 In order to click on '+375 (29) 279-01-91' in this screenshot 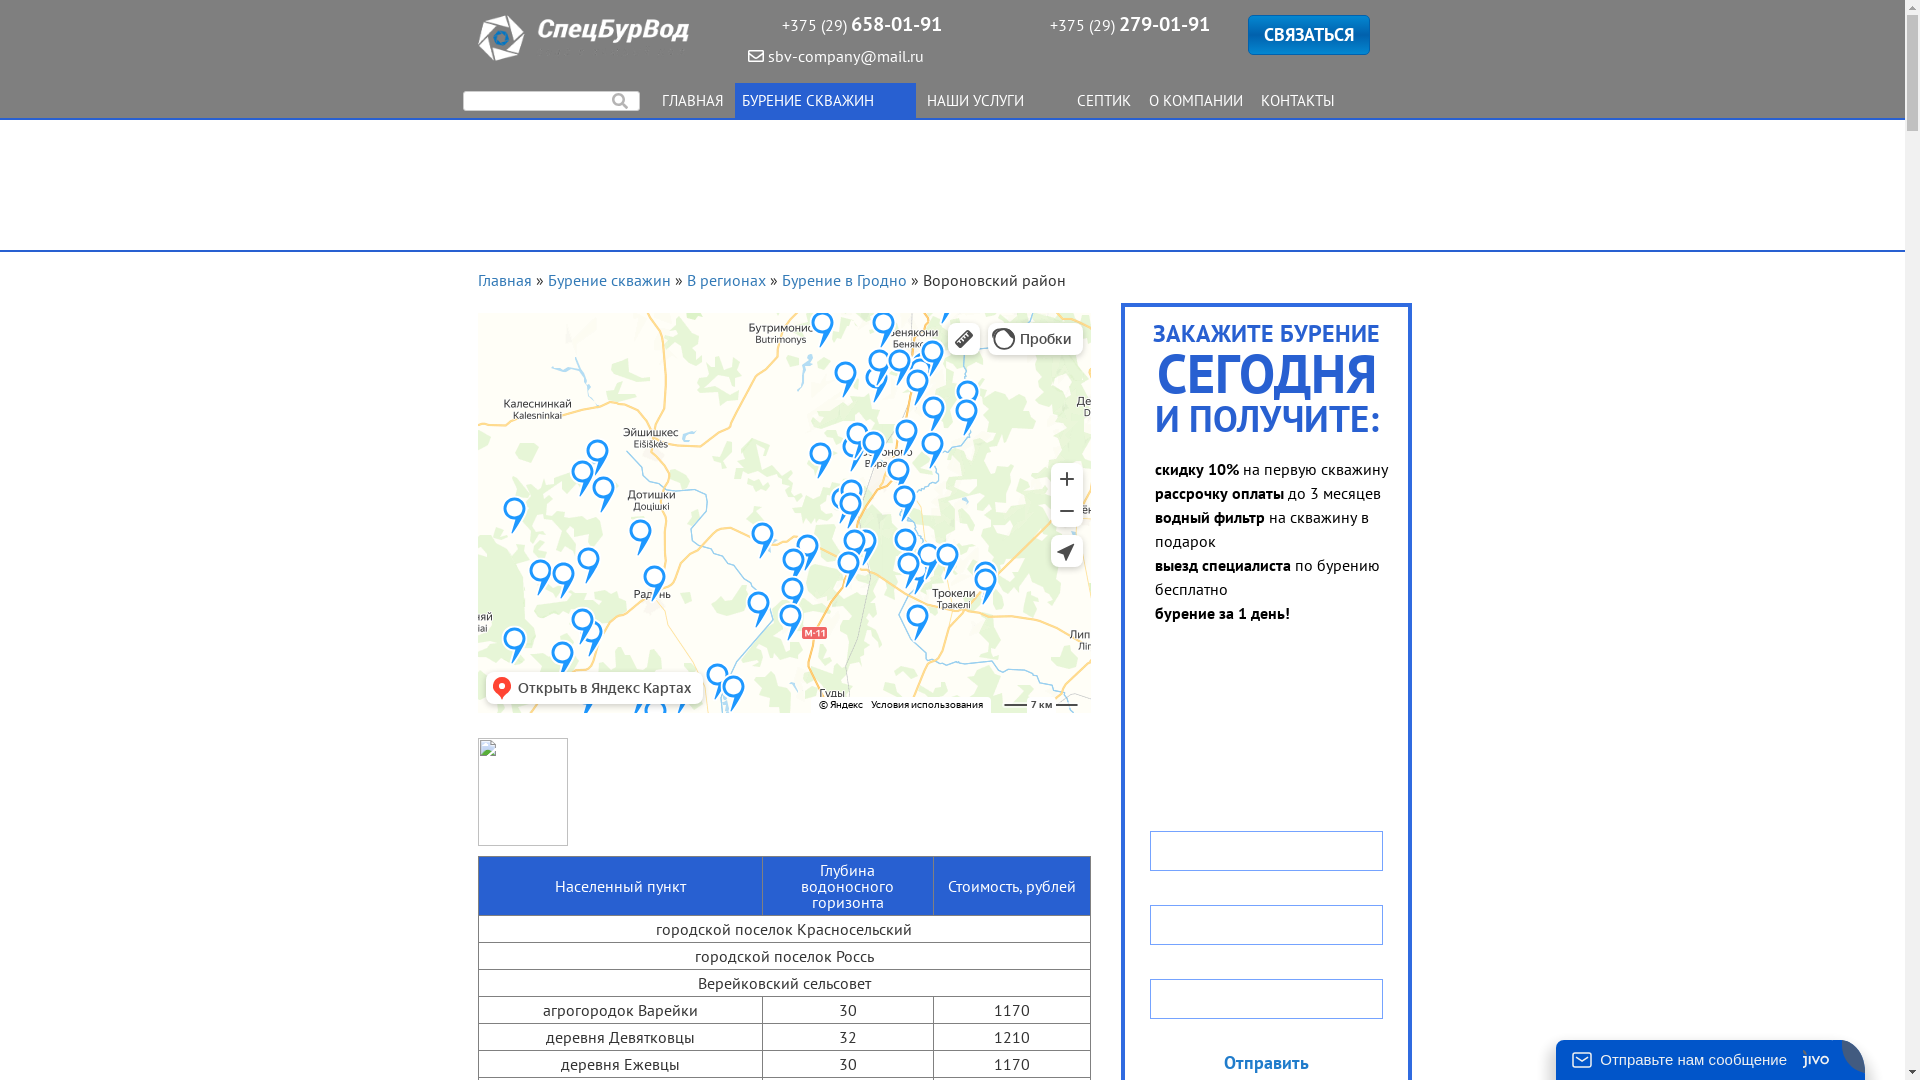, I will do `click(1129, 24)`.